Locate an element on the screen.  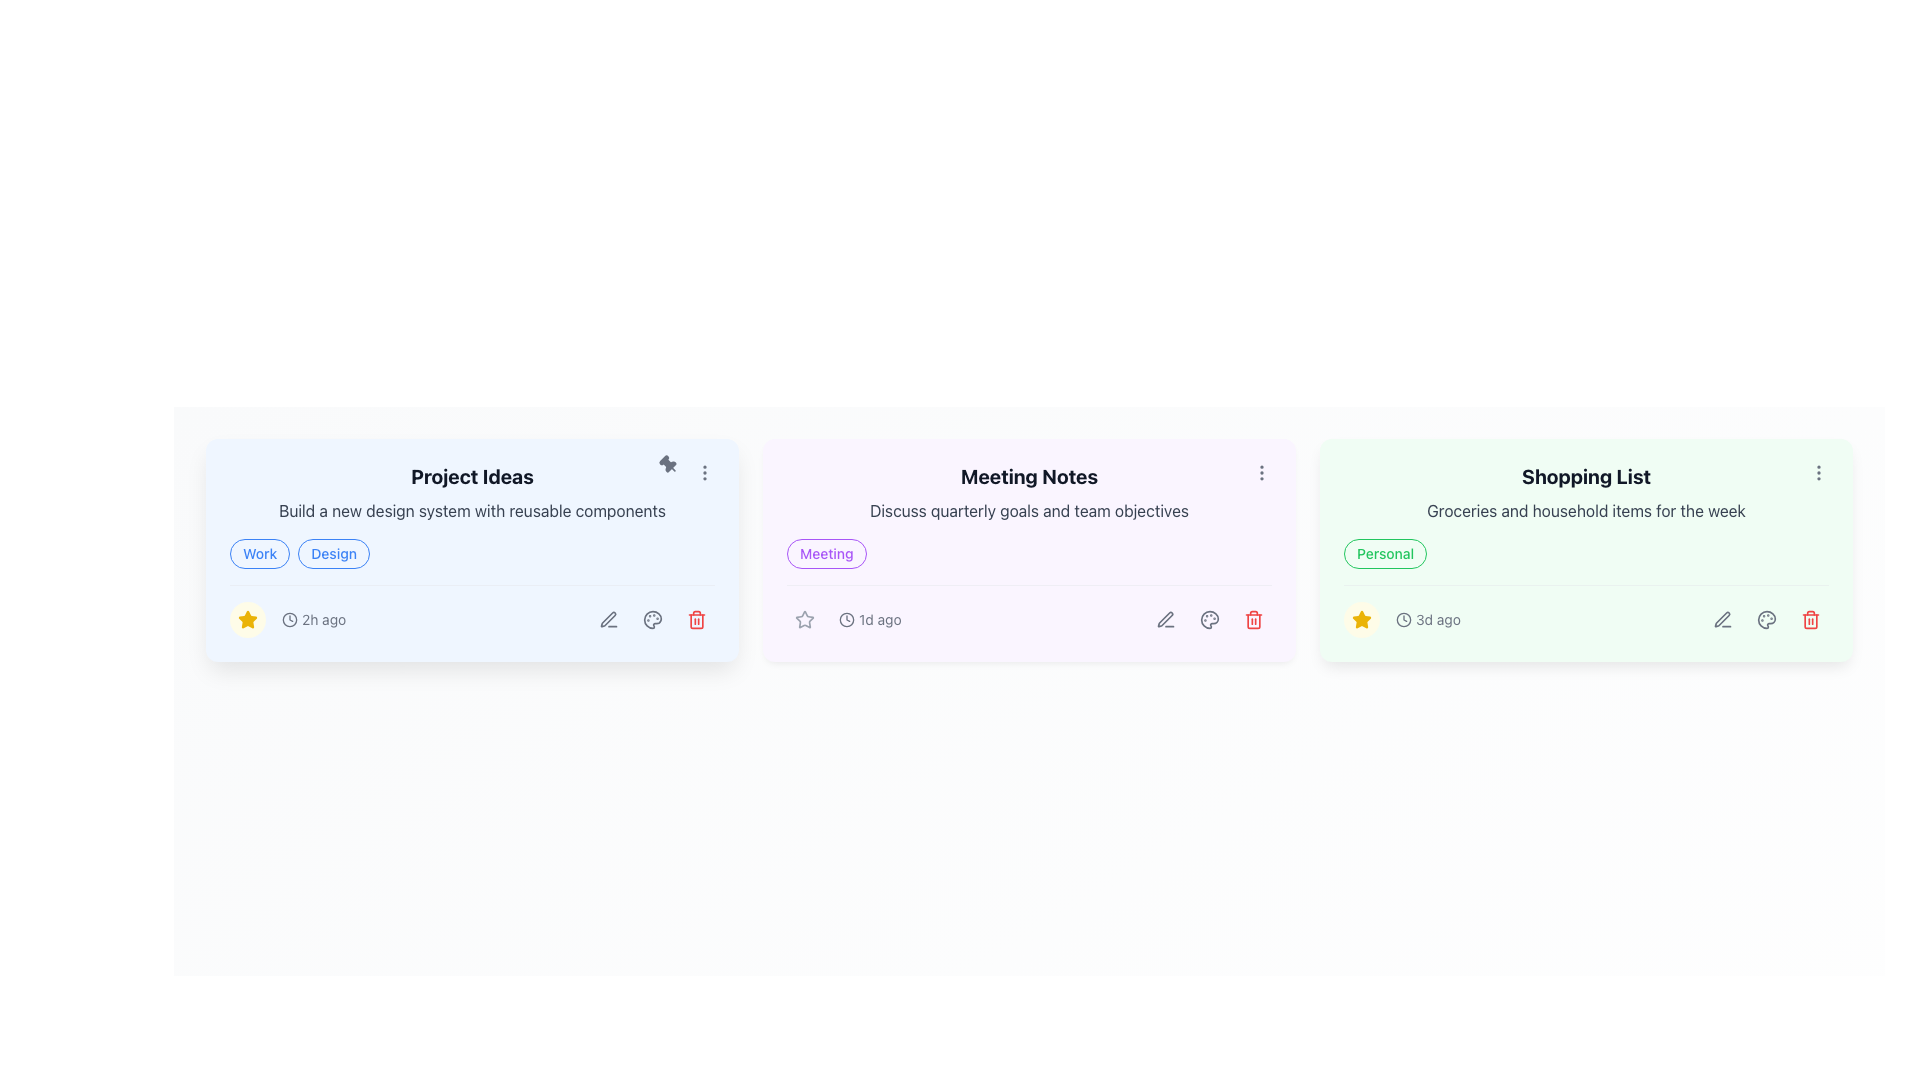
the visual divider element, which is a thin horizontal line with a purple background located at the bottom of the 'Meeting Notes' card is located at coordinates (1029, 659).